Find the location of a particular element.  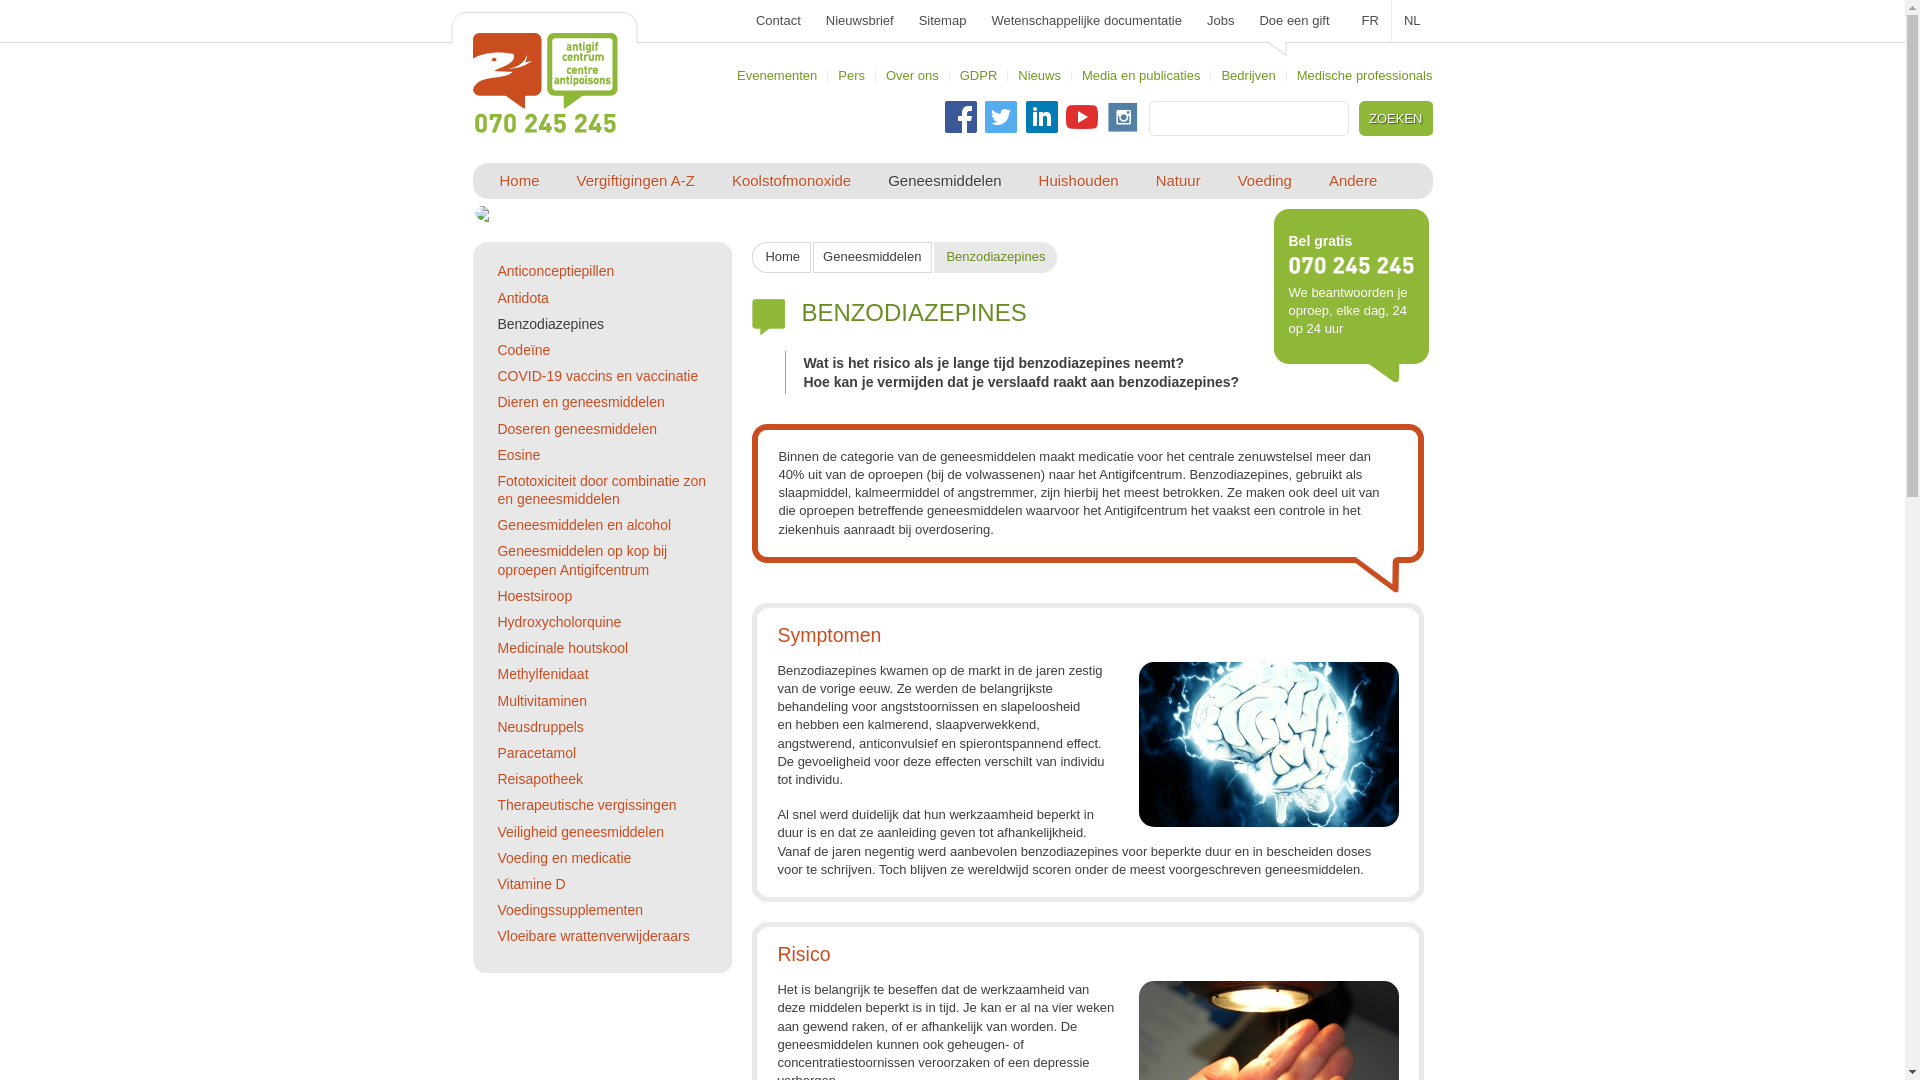

'Benzodiazepines' is located at coordinates (550, 323).